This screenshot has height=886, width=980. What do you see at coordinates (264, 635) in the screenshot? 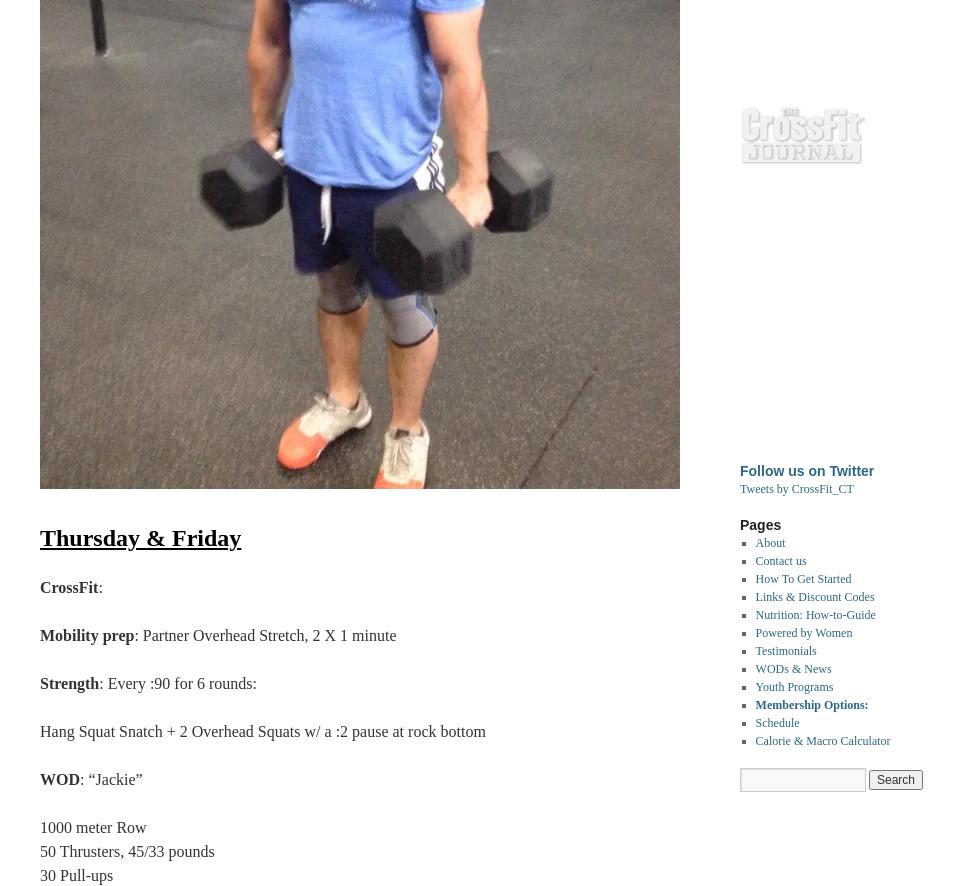
I see `': Partner Overhead Stretch, 2 X 1 minute'` at bounding box center [264, 635].